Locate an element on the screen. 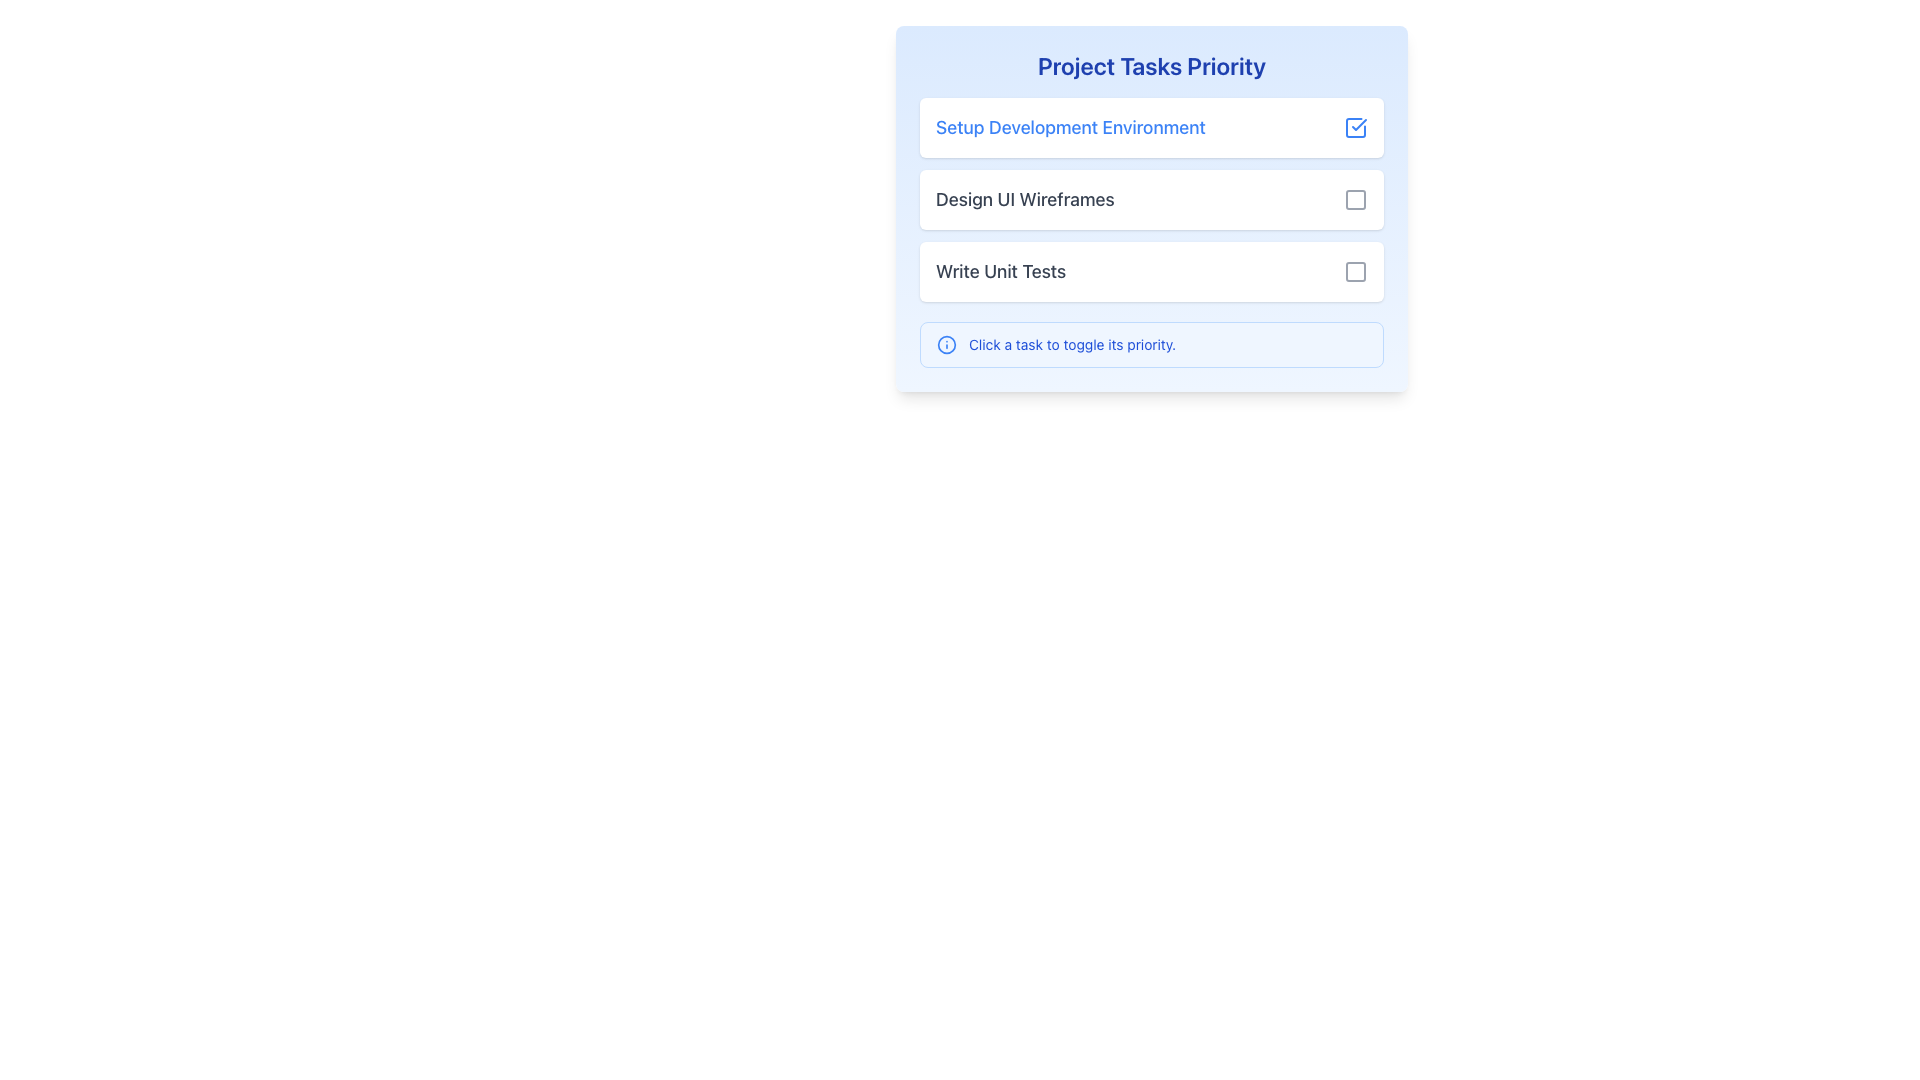 Image resolution: width=1920 pixels, height=1080 pixels. the second checkbox associated with the task 'Design UI Wireframes' is located at coordinates (1356, 200).